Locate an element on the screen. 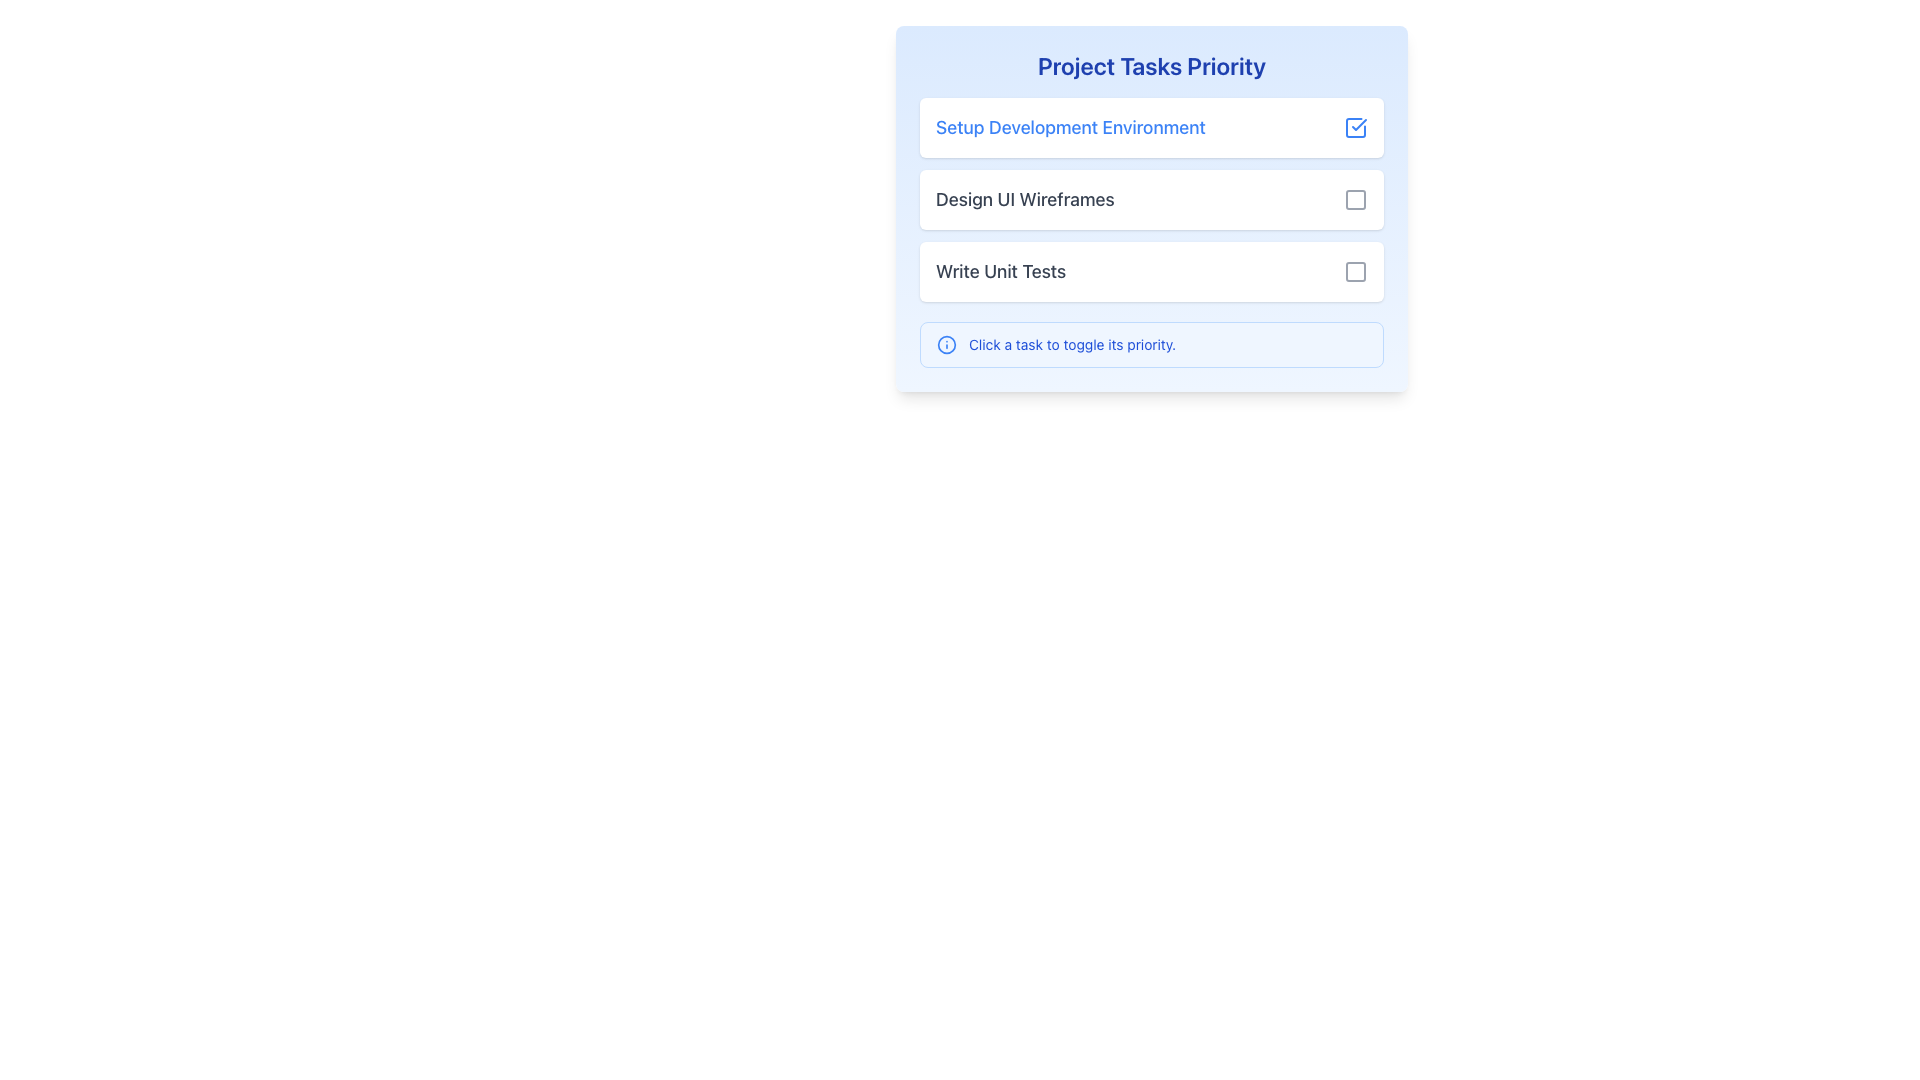 Image resolution: width=1920 pixels, height=1080 pixels. the second checkbox associated with the task 'Design UI Wireframes' is located at coordinates (1356, 200).